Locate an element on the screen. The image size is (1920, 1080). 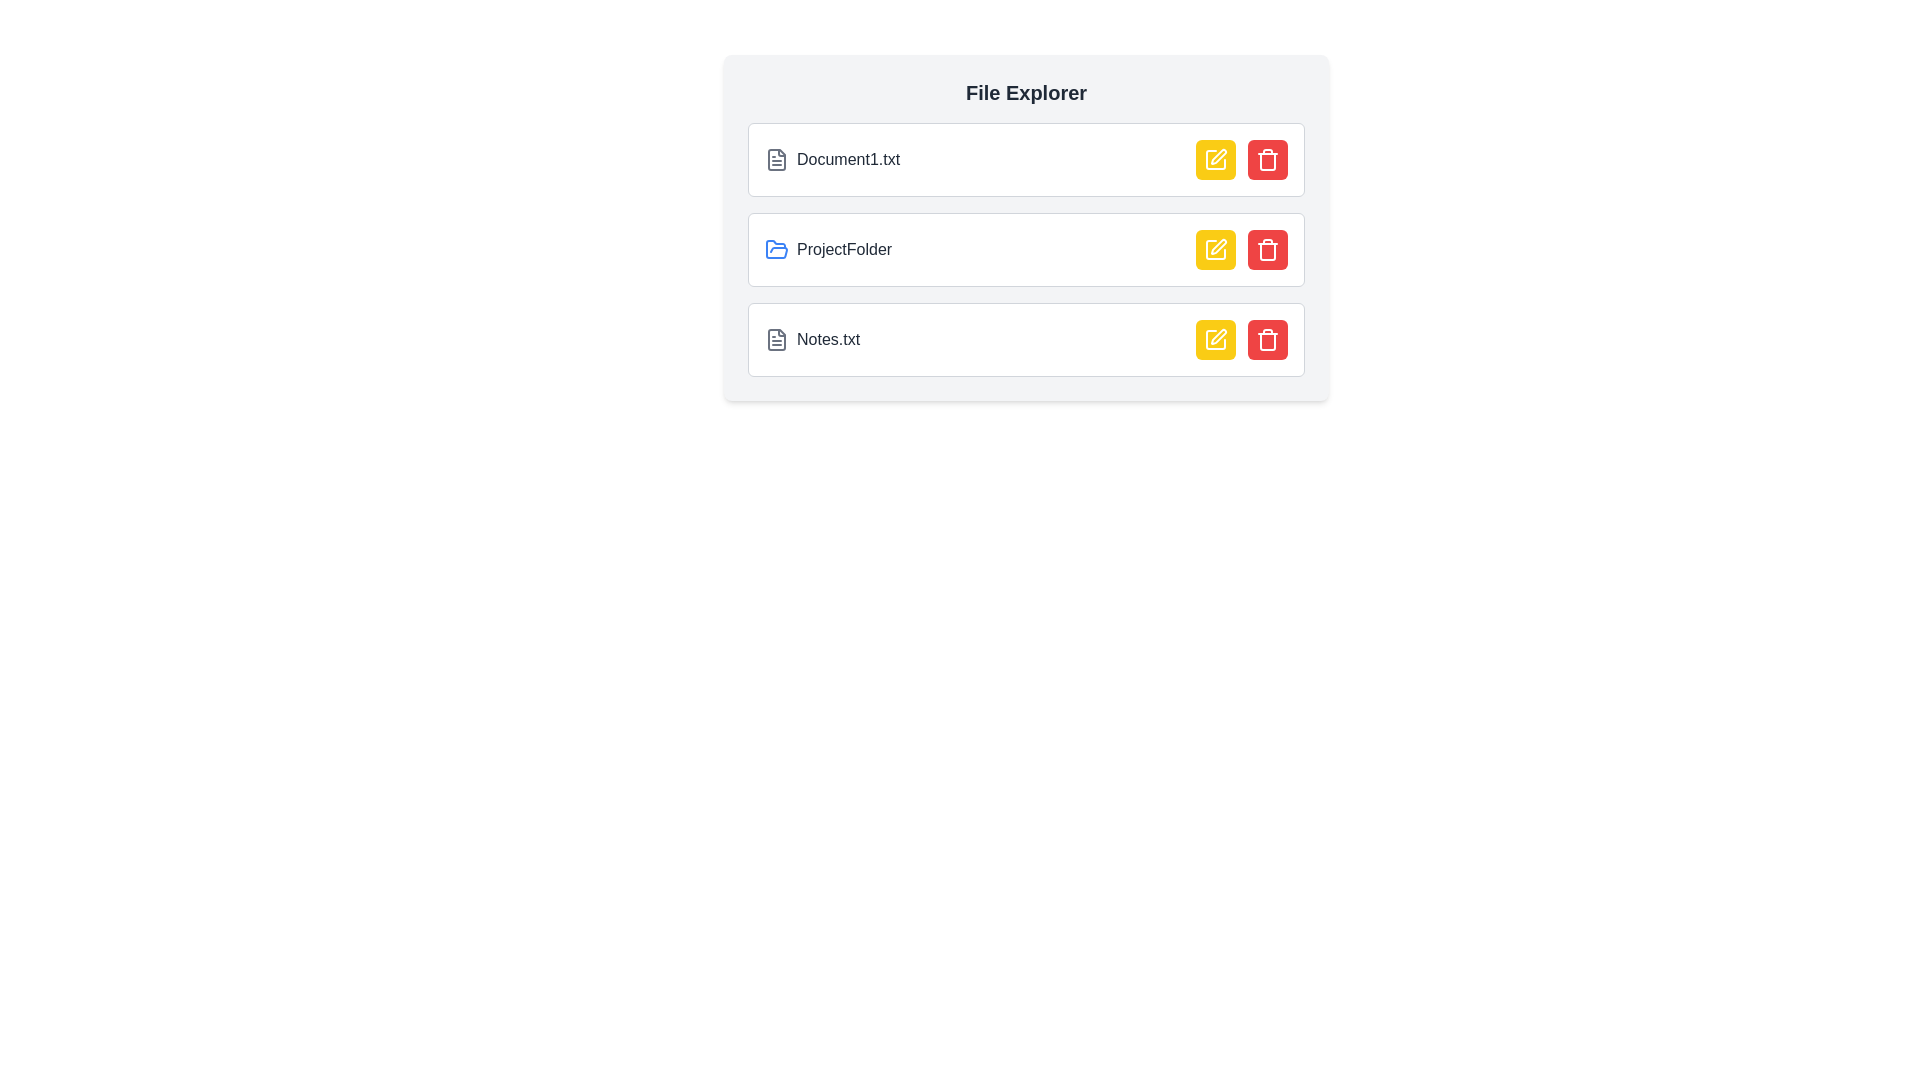
the first yellow button to the right of 'Document1.txt' to initiate editing is located at coordinates (1214, 158).